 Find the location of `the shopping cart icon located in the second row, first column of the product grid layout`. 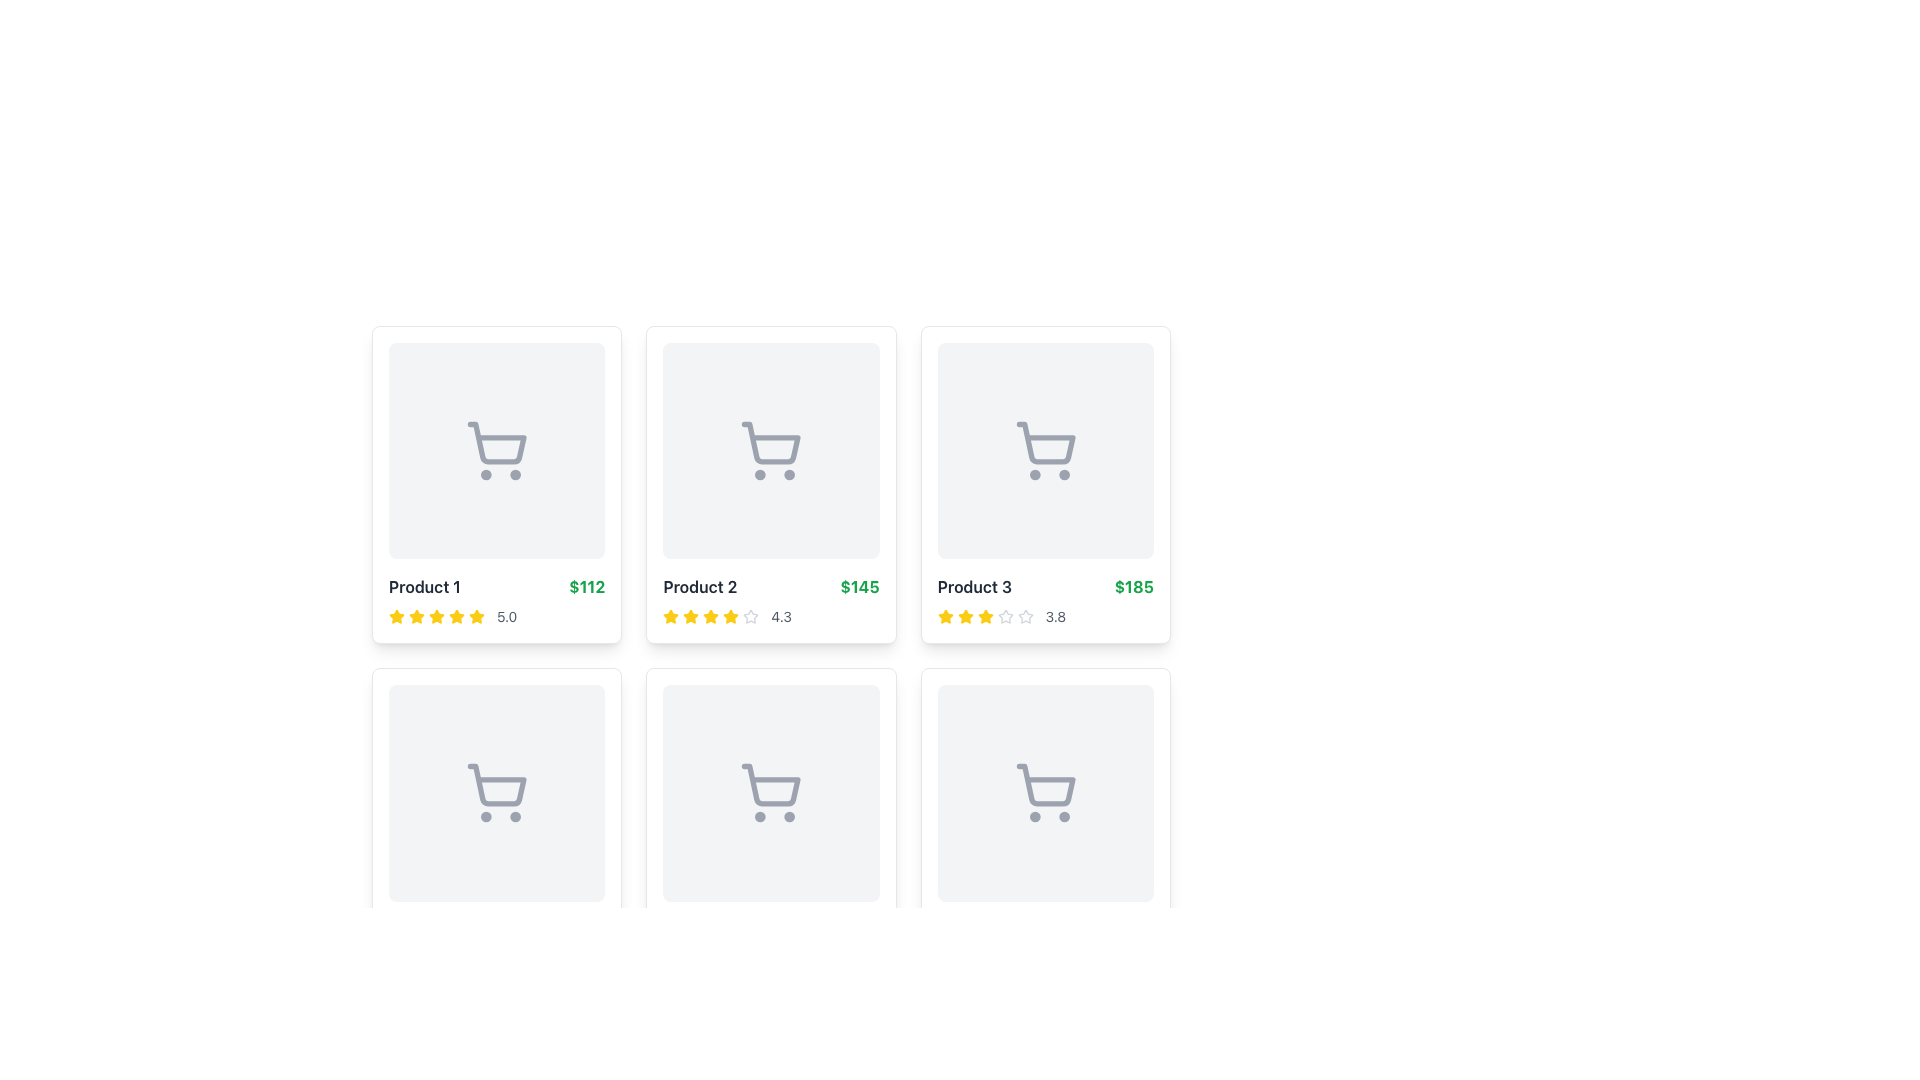

the shopping cart icon located in the second row, first column of the product grid layout is located at coordinates (497, 792).